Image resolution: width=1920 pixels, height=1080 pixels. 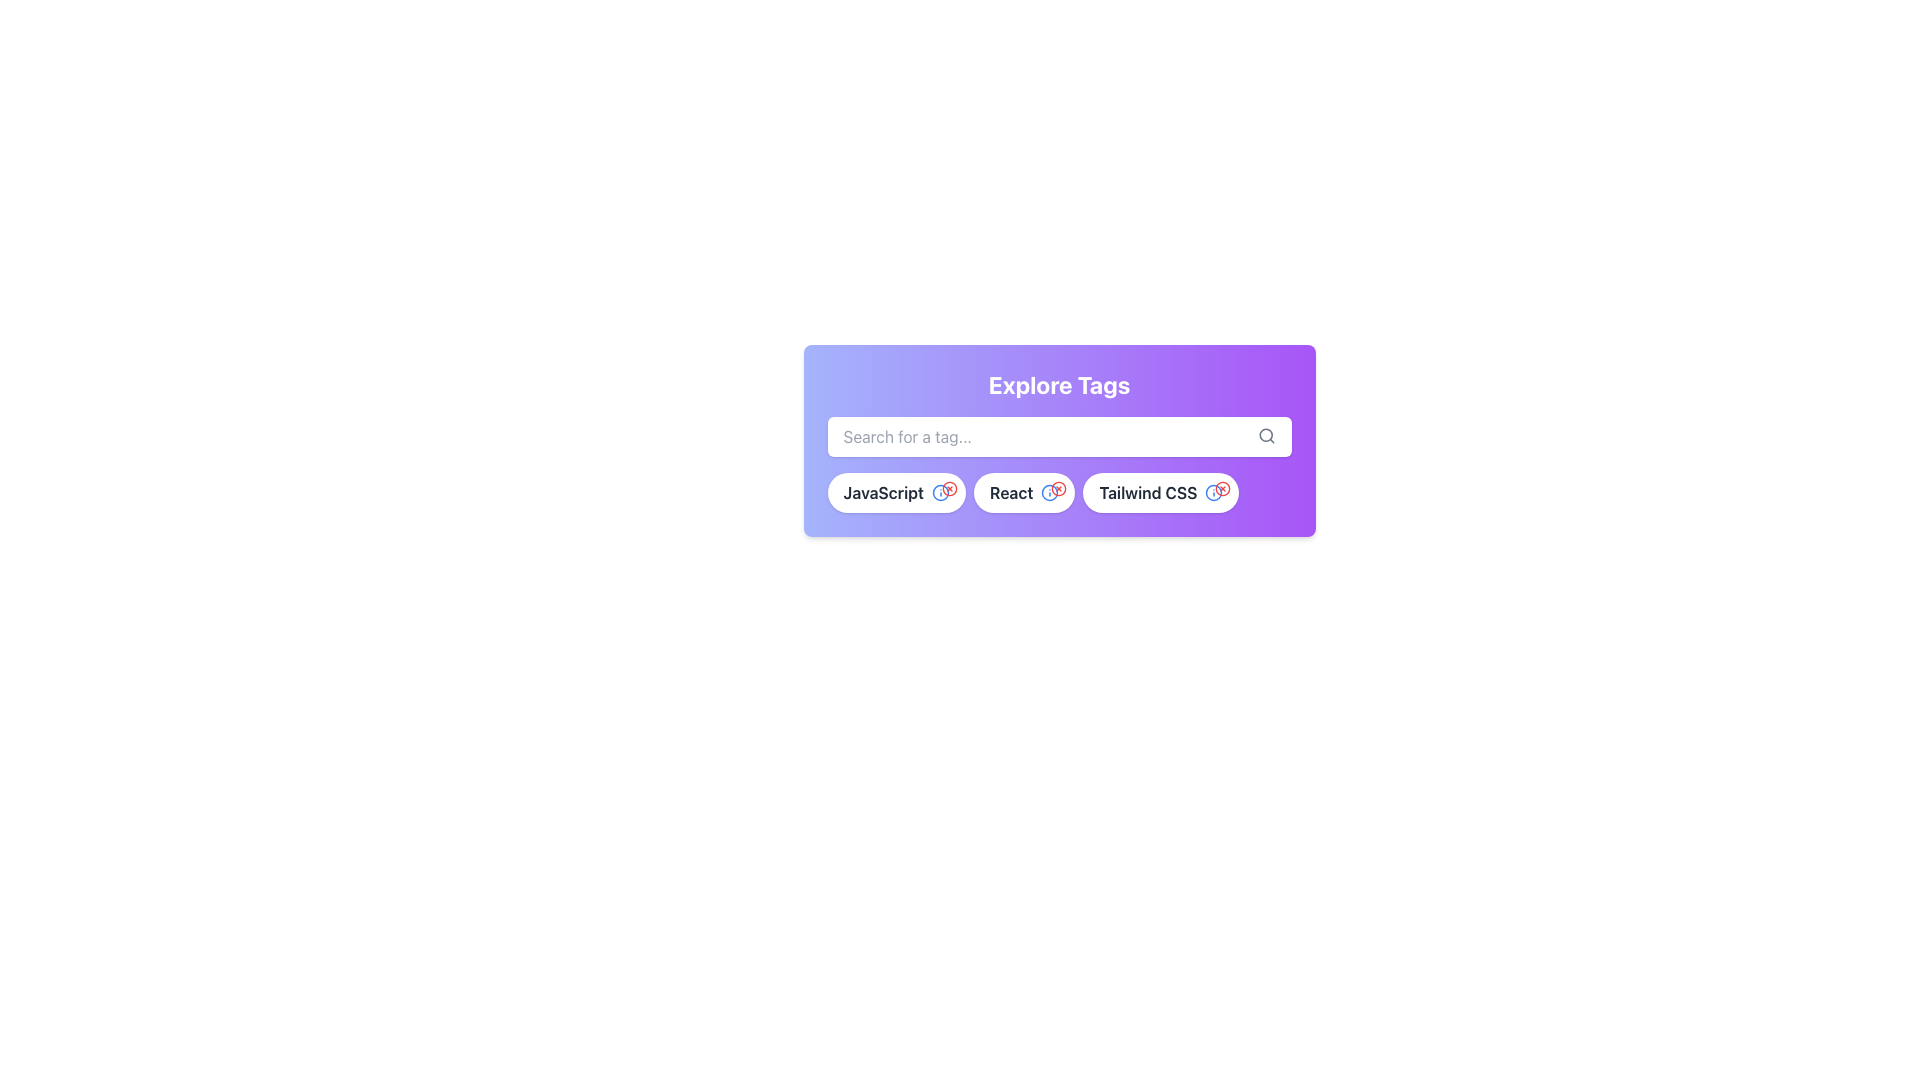 I want to click on the informational icon located immediately to the right of the 'Tailwind CSS' text, so click(x=1213, y=493).